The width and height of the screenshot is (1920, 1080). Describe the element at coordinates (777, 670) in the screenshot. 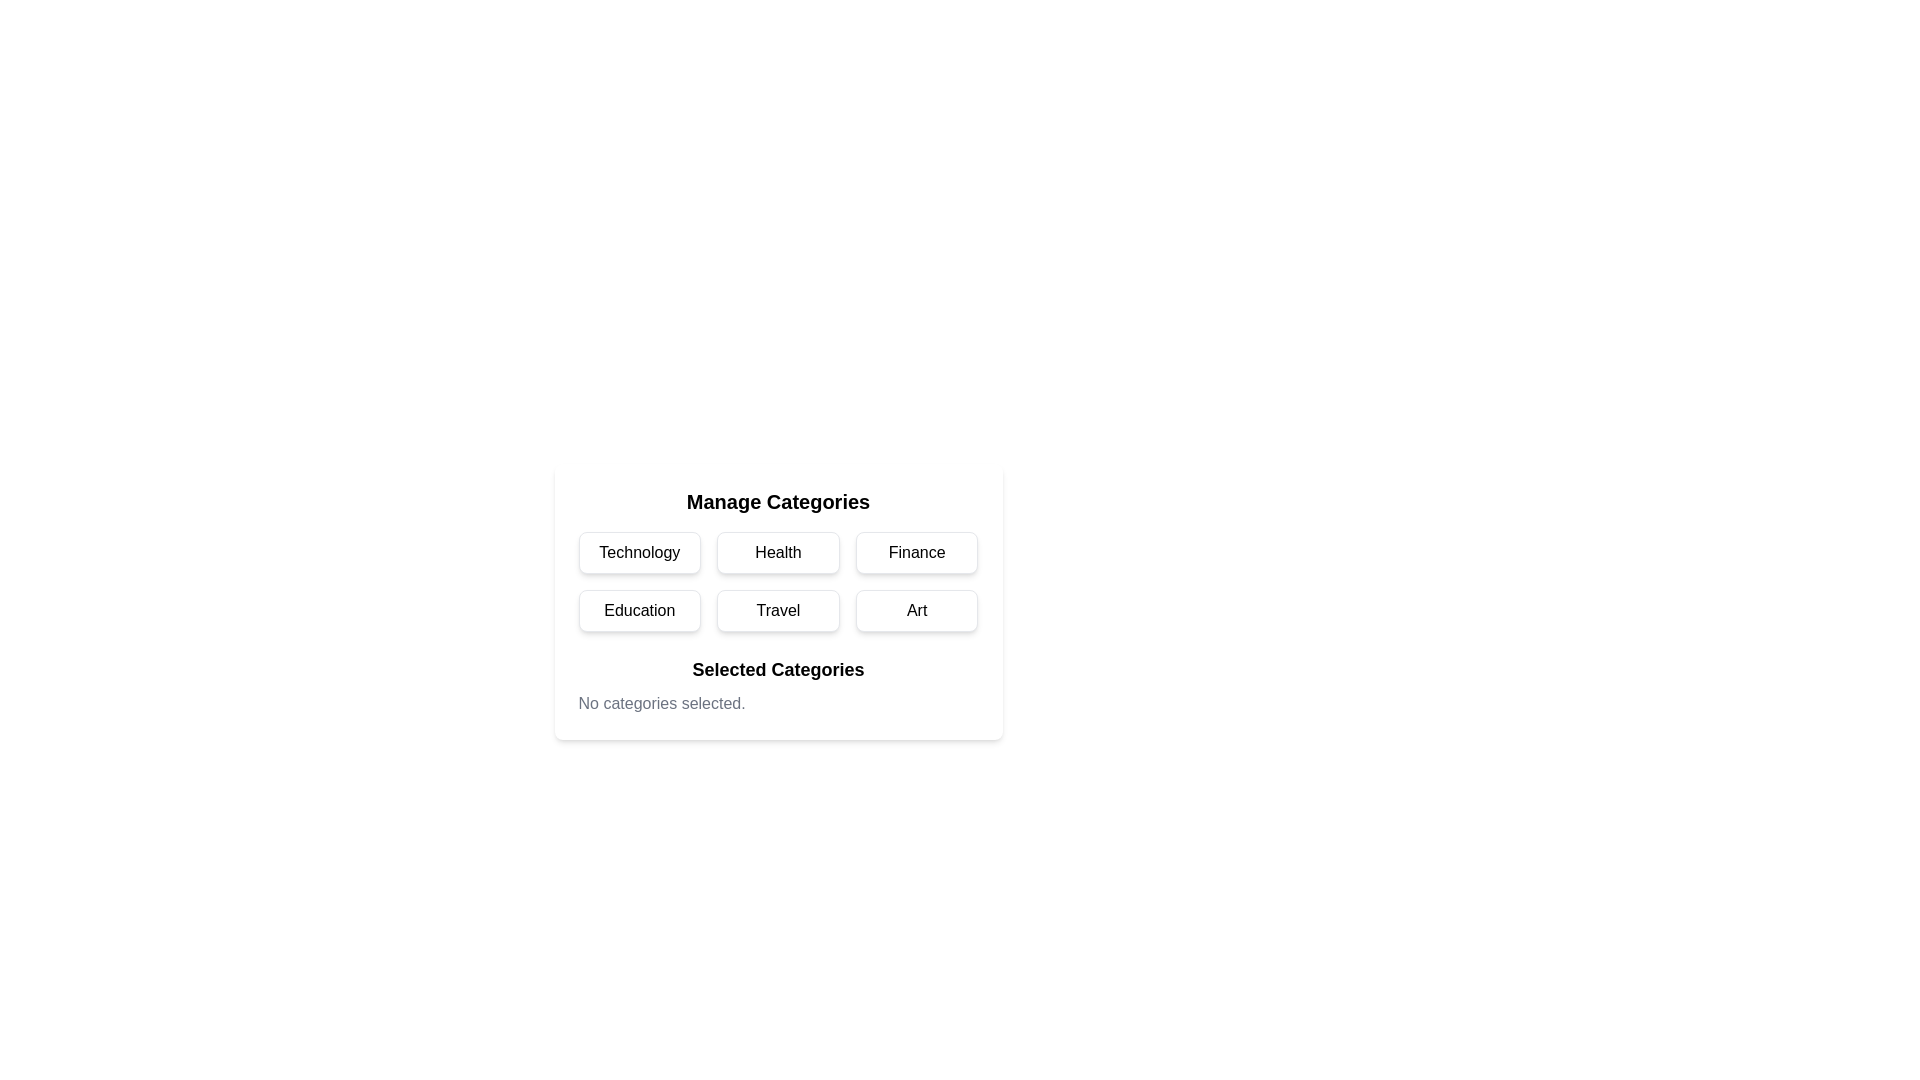

I see `the header Text label that indicates the section for selected categories, which is centrally aligned and positioned above the category buttons` at that location.